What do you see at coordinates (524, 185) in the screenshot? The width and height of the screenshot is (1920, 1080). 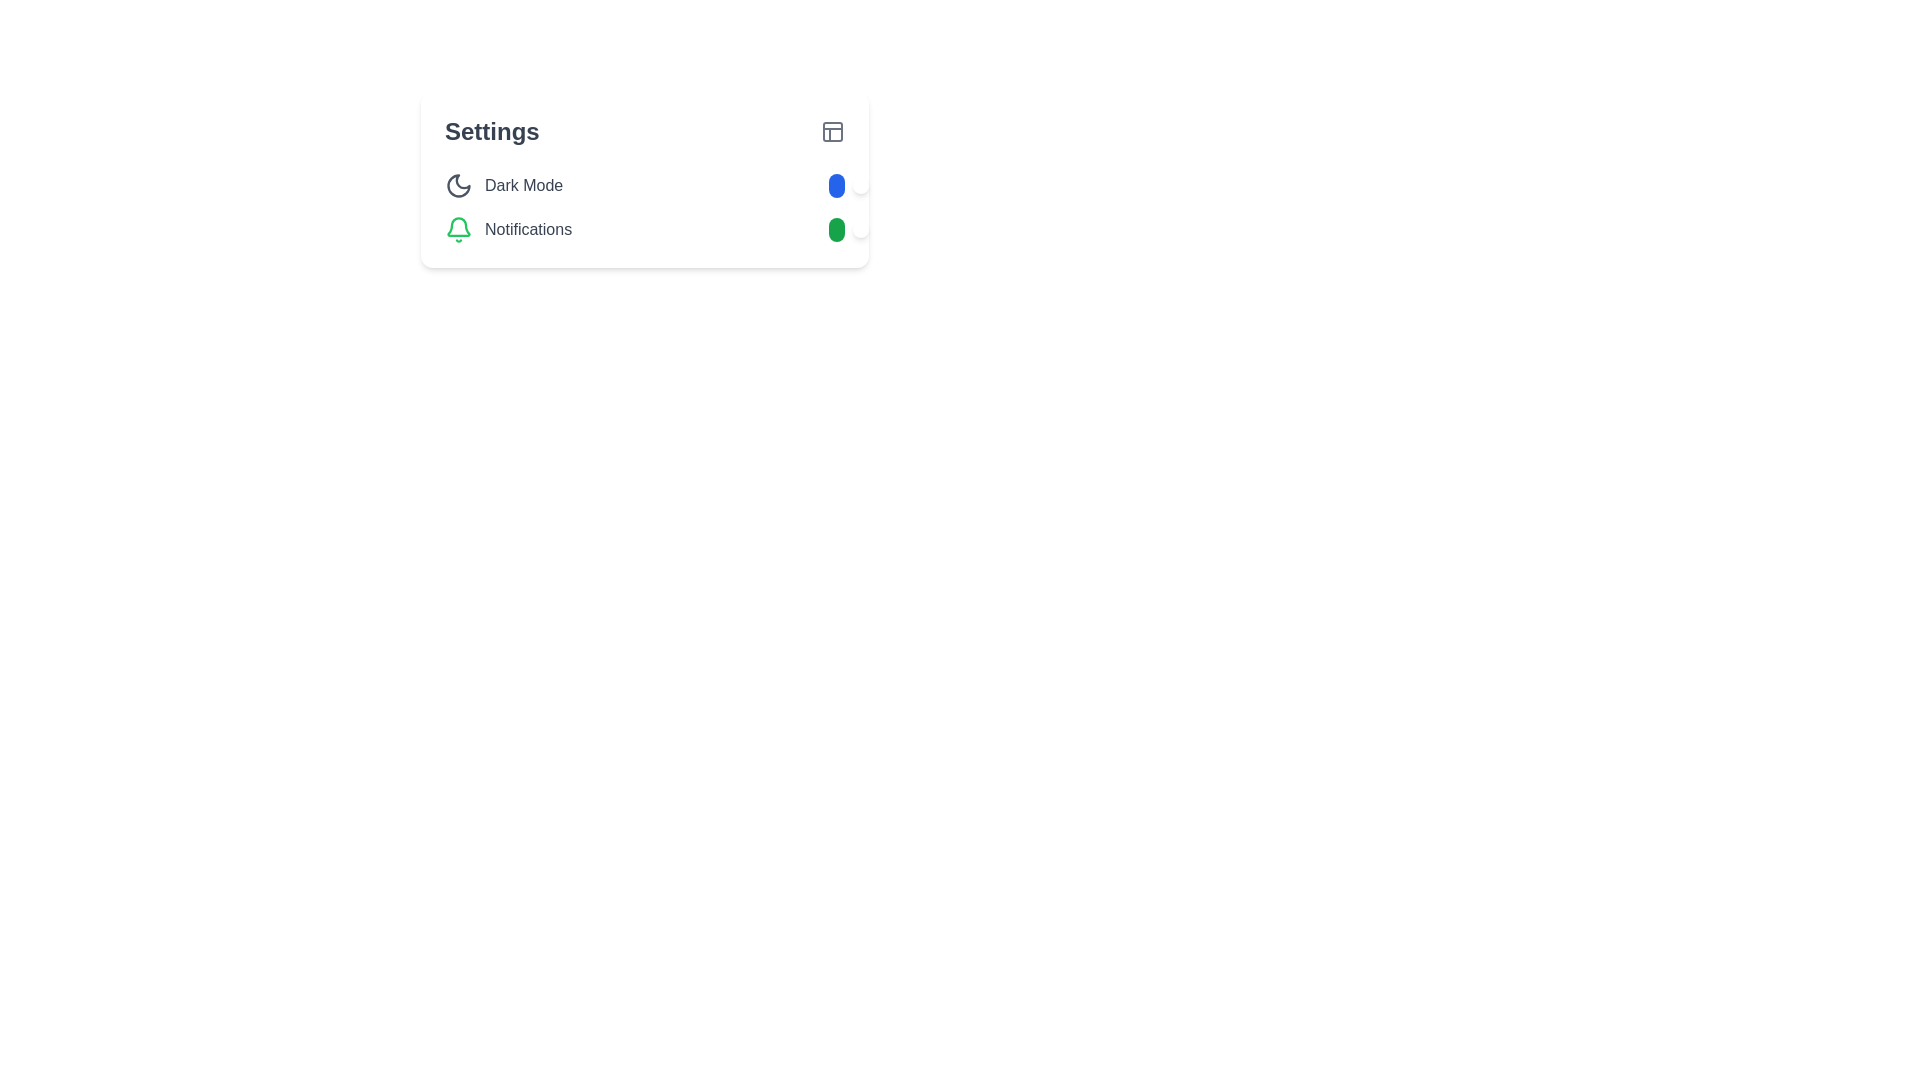 I see `text label that reads 'Dark Mode', which is styled with medium gray font weight and positioned above the 'Notifications' label in the settings card` at bounding box center [524, 185].